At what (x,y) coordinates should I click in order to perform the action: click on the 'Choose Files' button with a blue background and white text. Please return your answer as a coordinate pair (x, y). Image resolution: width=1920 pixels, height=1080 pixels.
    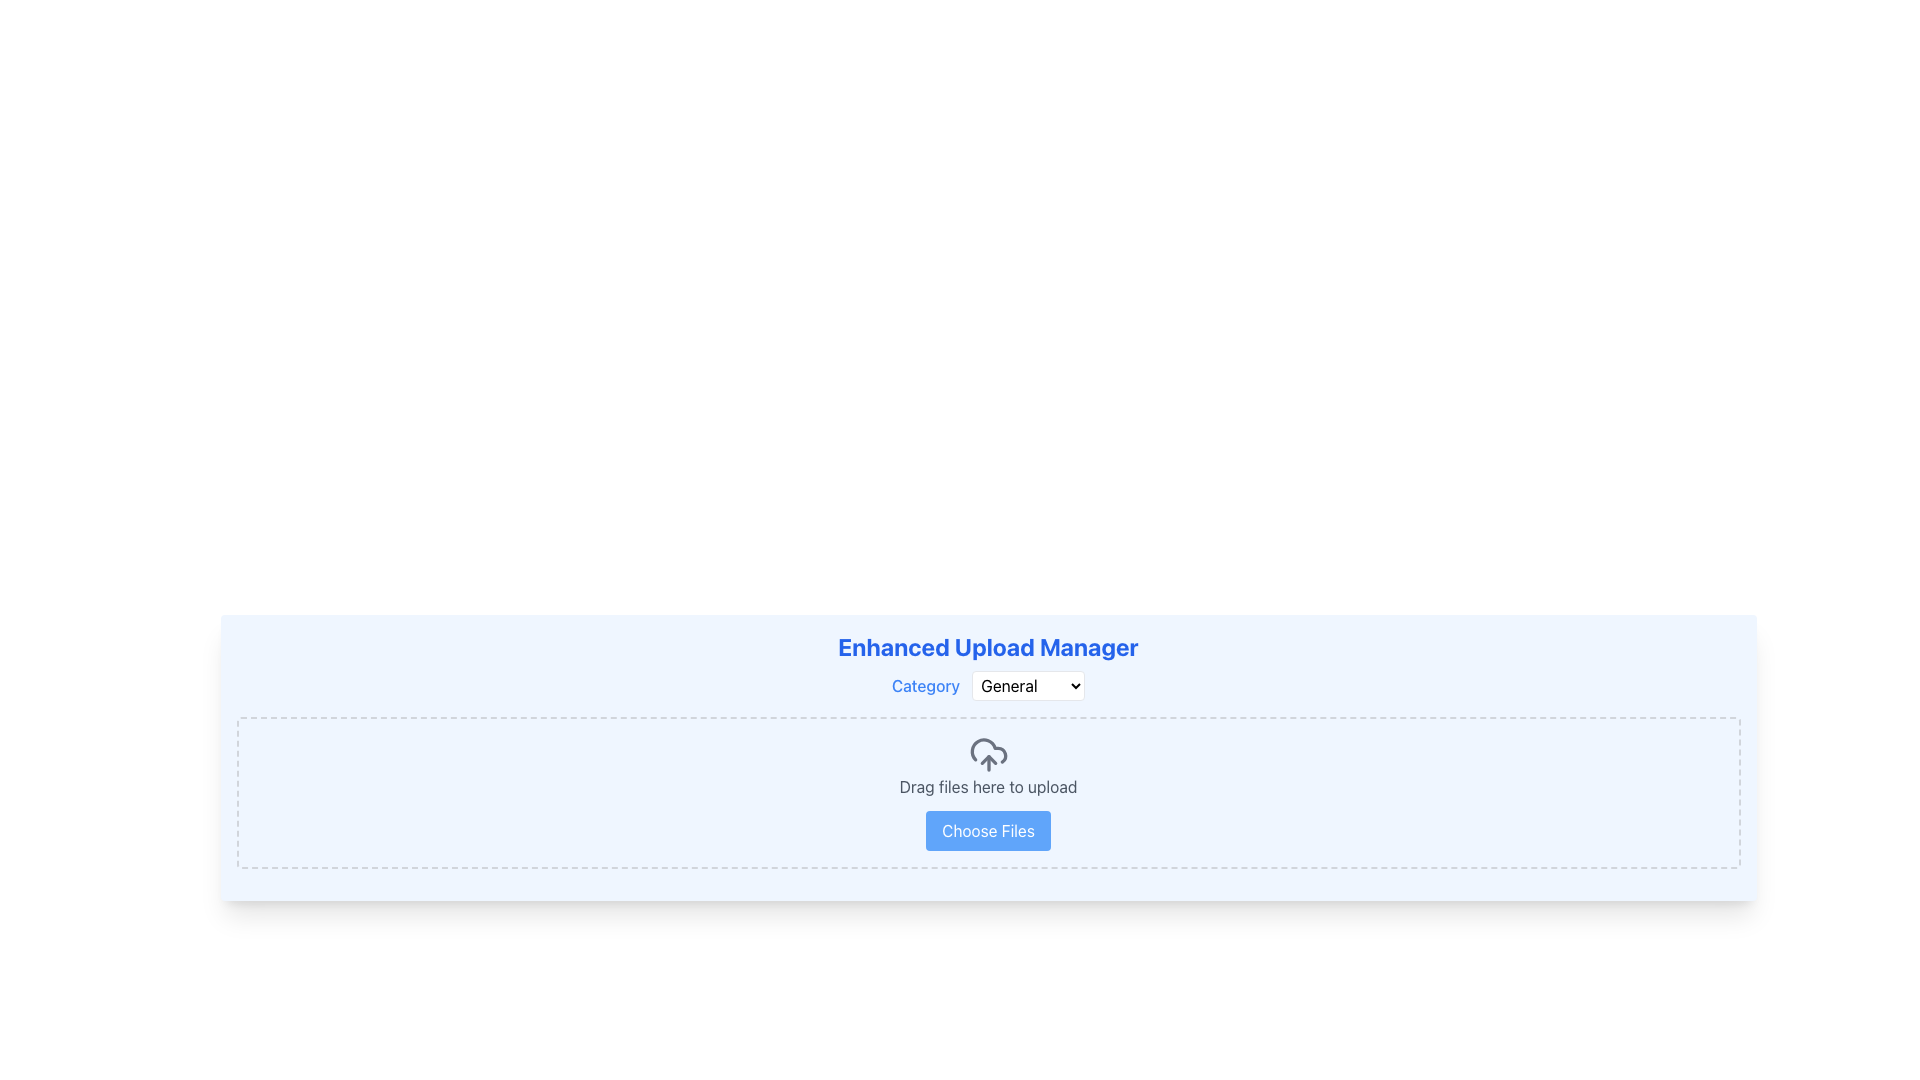
    Looking at the image, I should click on (988, 830).